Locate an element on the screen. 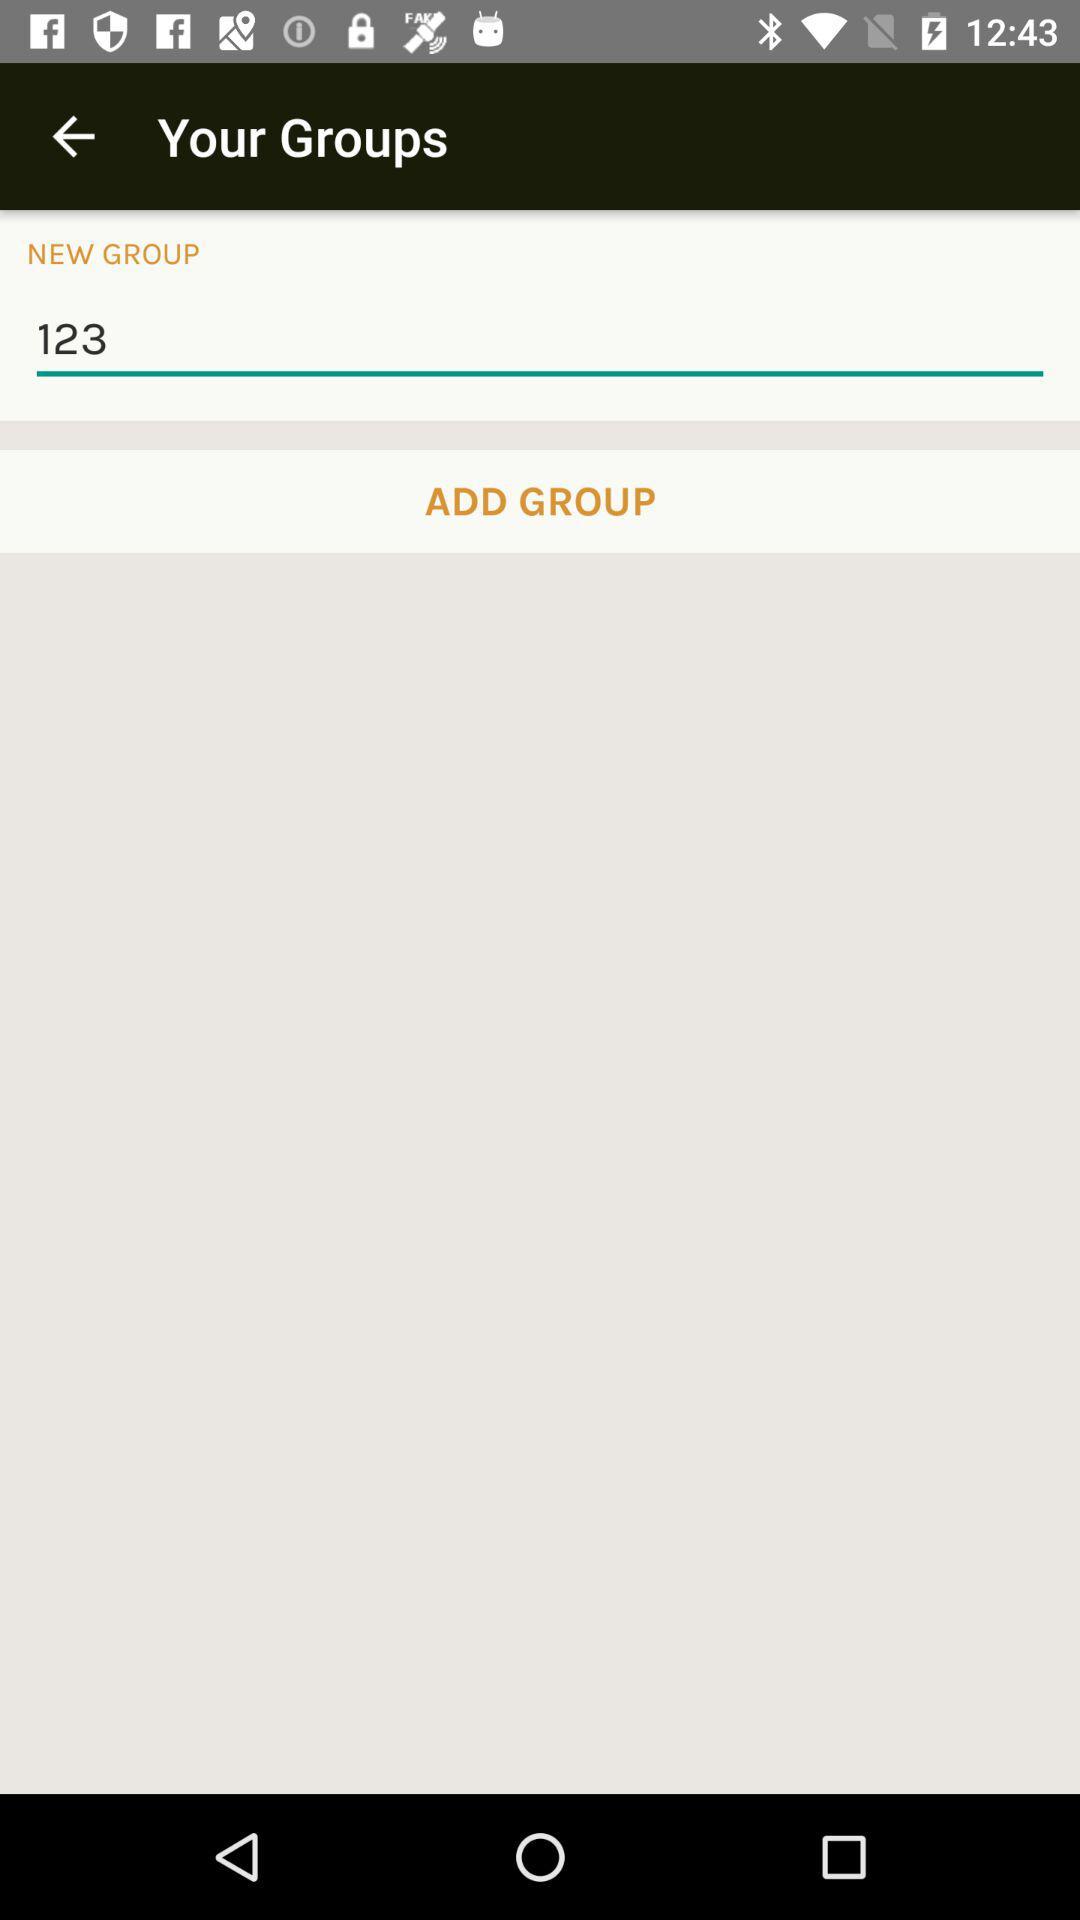 Image resolution: width=1080 pixels, height=1920 pixels. item above new group is located at coordinates (72, 135).